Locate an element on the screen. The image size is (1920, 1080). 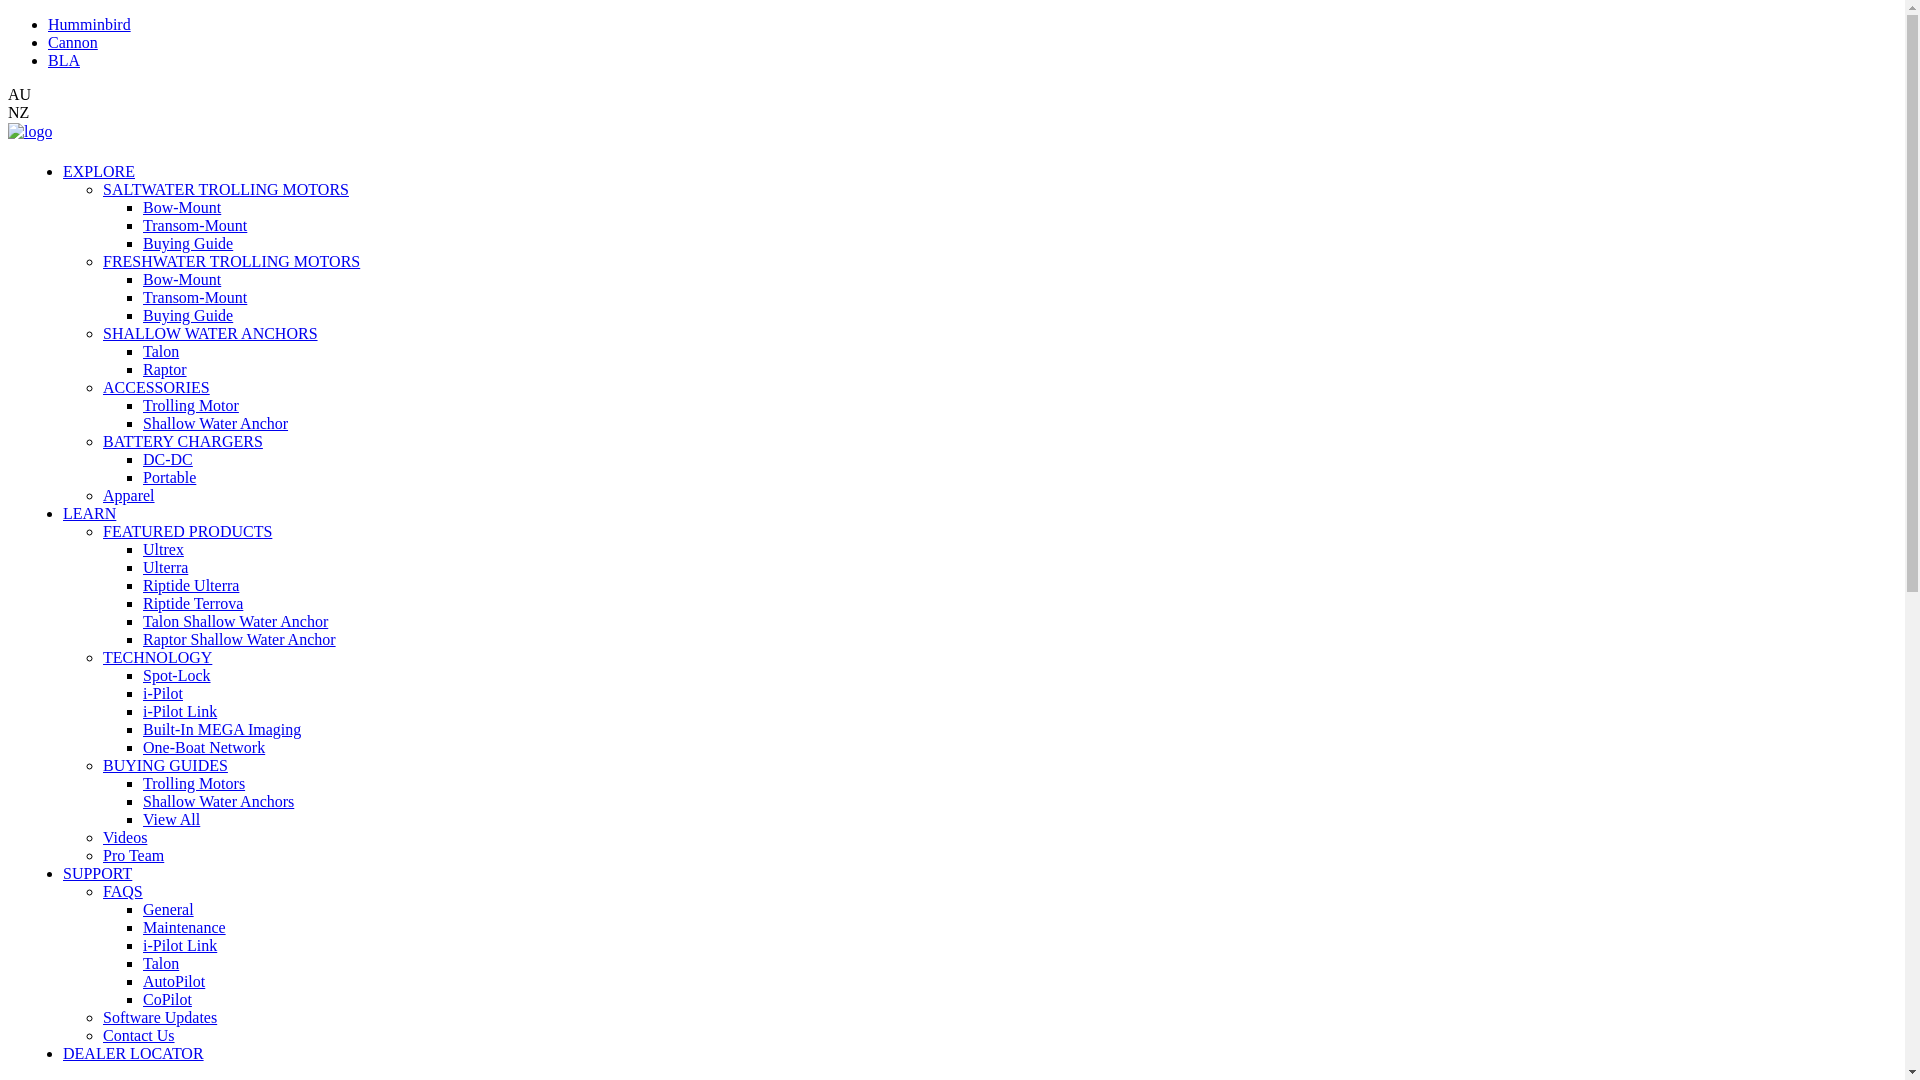
'Raptor Shallow Water Anchor' is located at coordinates (239, 639).